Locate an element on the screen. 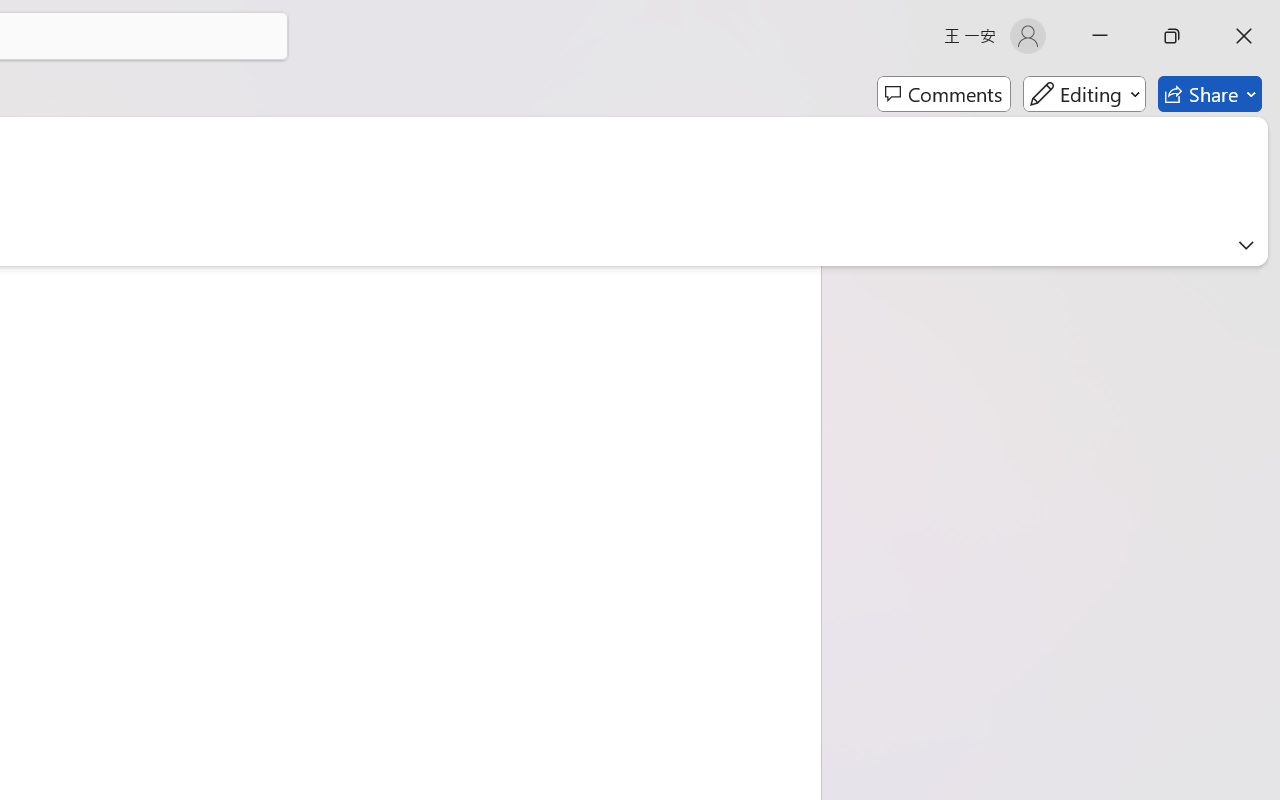 This screenshot has height=800, width=1280. 'Comments' is located at coordinates (943, 94).